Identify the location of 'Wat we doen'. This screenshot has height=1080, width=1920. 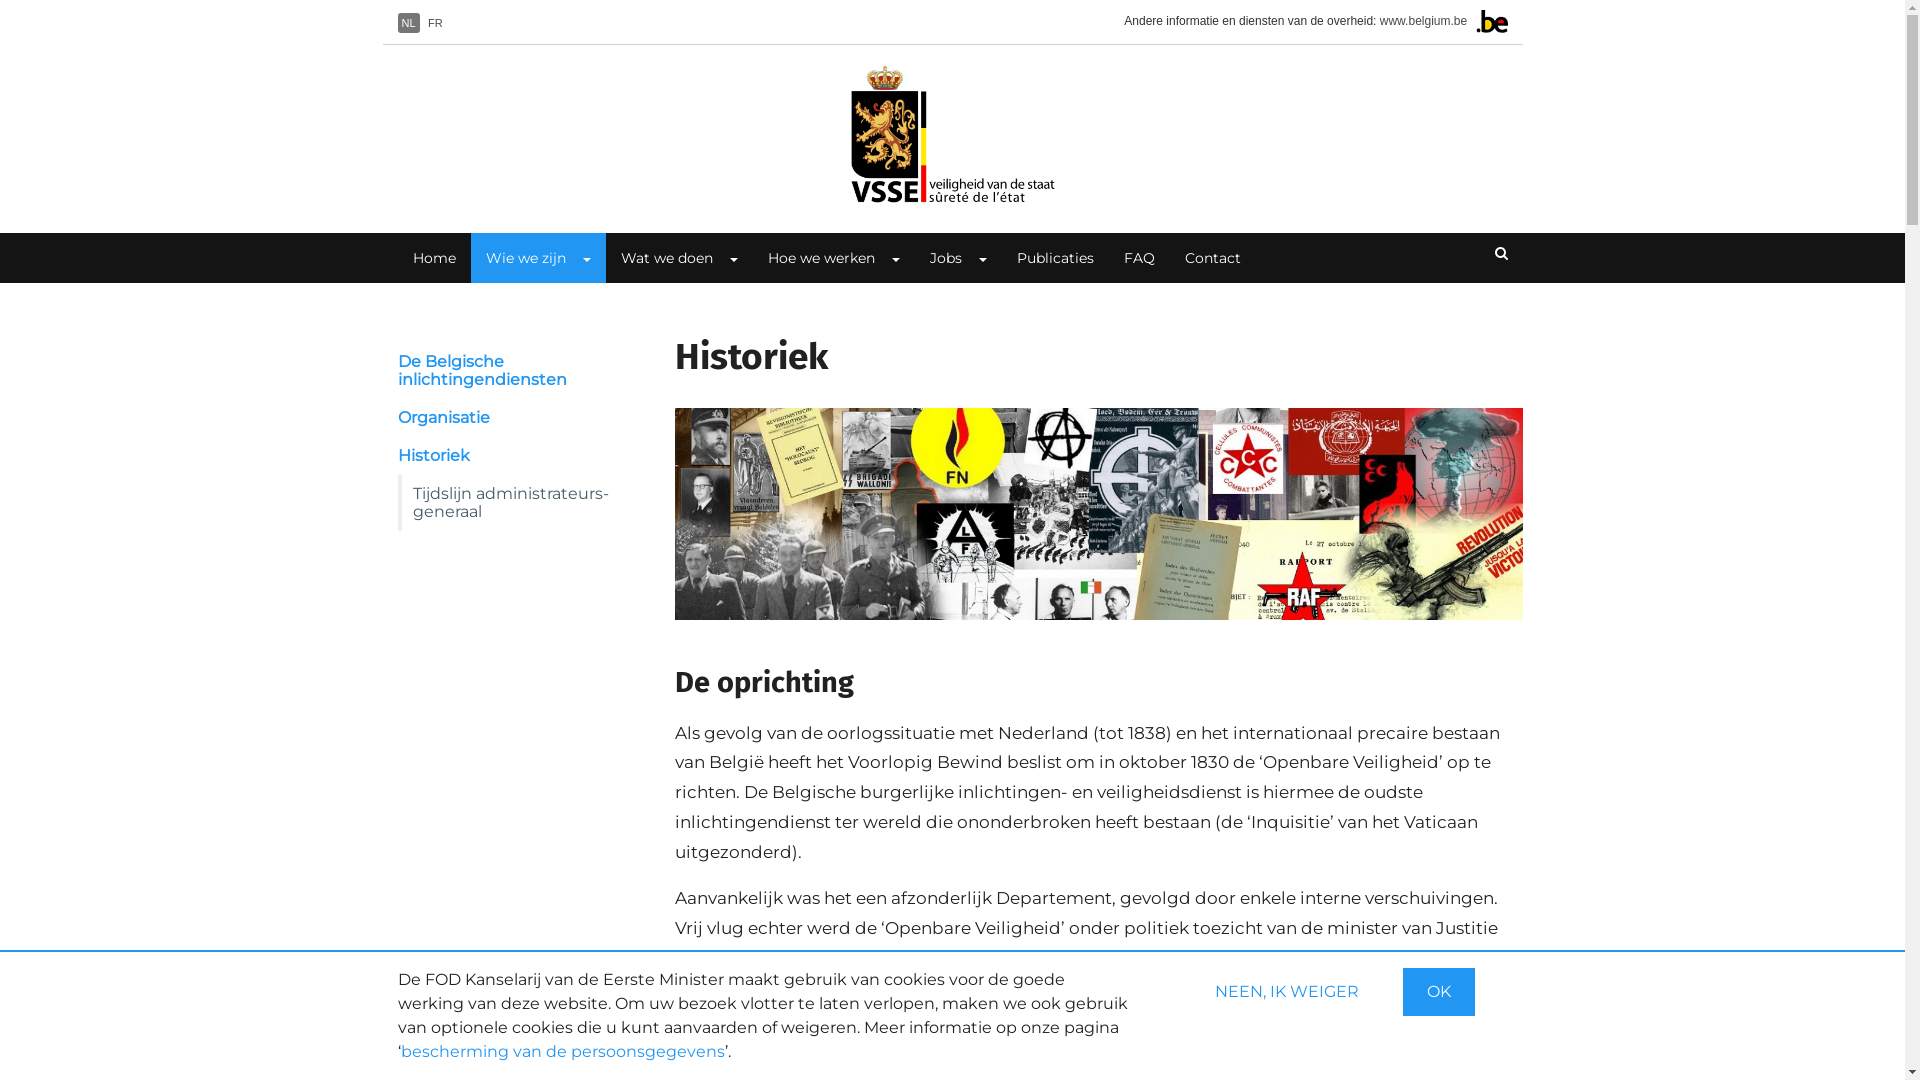
(659, 257).